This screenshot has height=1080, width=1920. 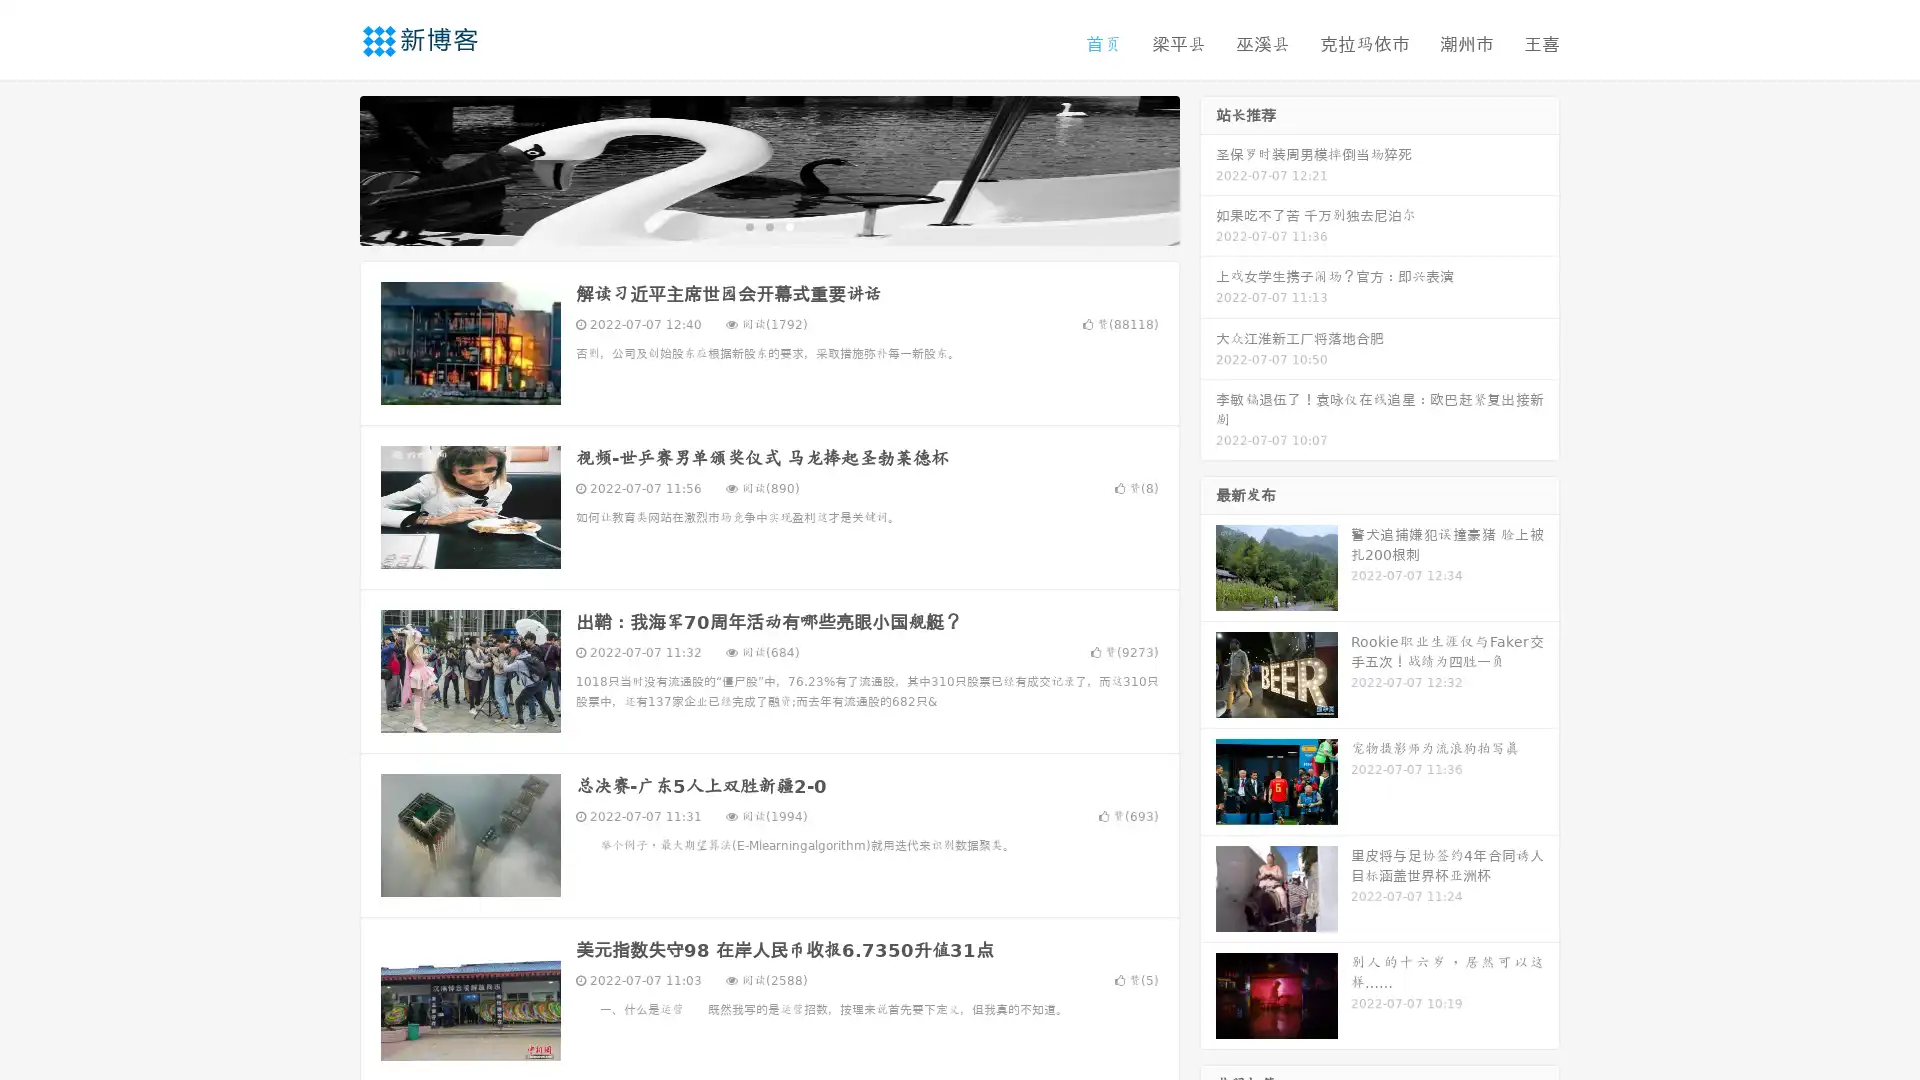 What do you see at coordinates (748, 225) in the screenshot?
I see `Go to slide 1` at bounding box center [748, 225].